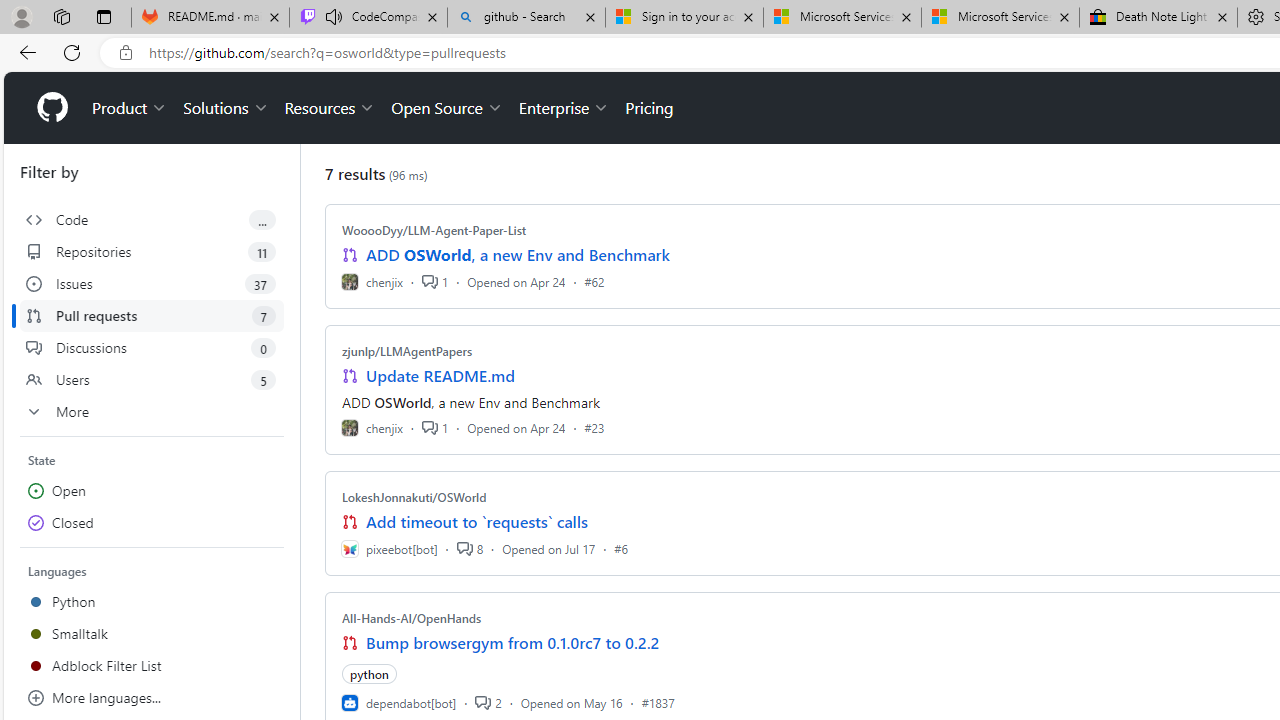 Image resolution: width=1280 pixels, height=720 pixels. Describe the element at coordinates (468, 548) in the screenshot. I see `'8'` at that location.